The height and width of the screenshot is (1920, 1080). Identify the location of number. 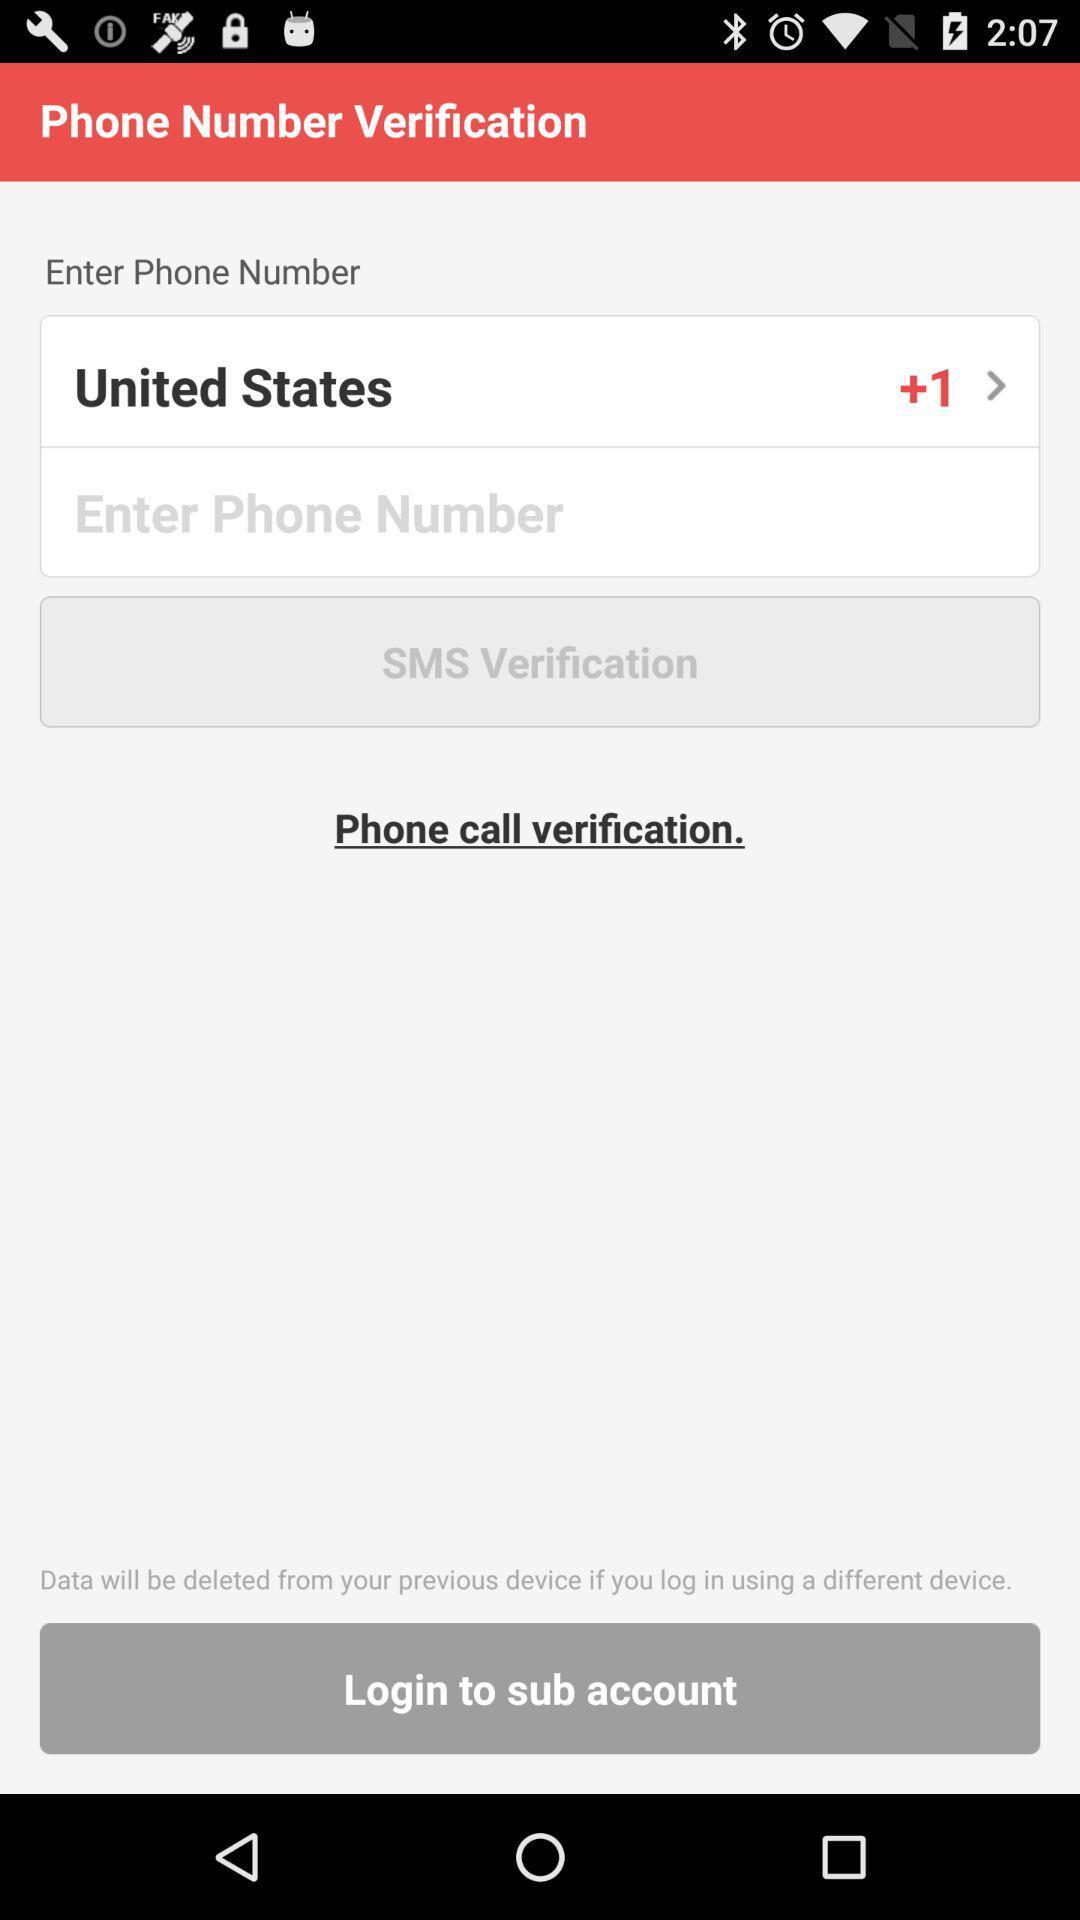
(542, 511).